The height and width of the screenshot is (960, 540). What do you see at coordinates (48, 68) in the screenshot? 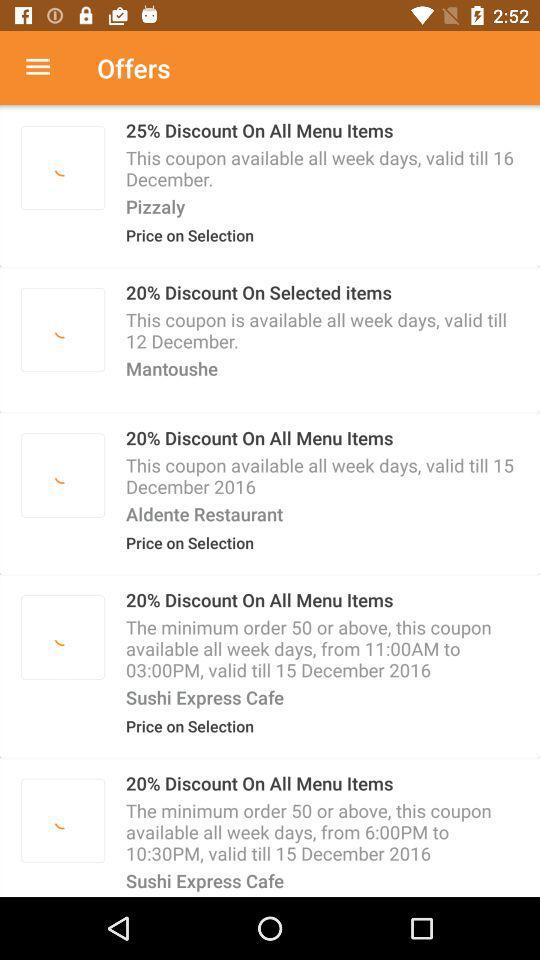
I see `the item next to offers item` at bounding box center [48, 68].